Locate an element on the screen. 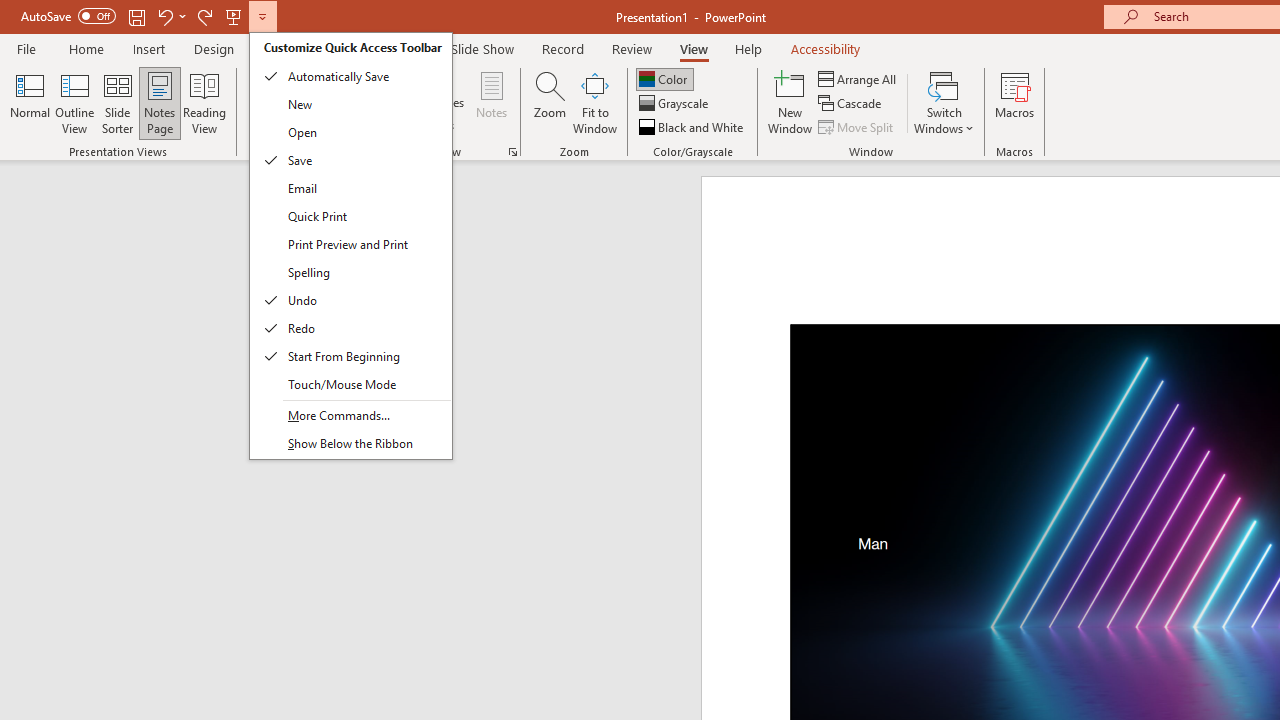  'Zoom...' is located at coordinates (549, 103).